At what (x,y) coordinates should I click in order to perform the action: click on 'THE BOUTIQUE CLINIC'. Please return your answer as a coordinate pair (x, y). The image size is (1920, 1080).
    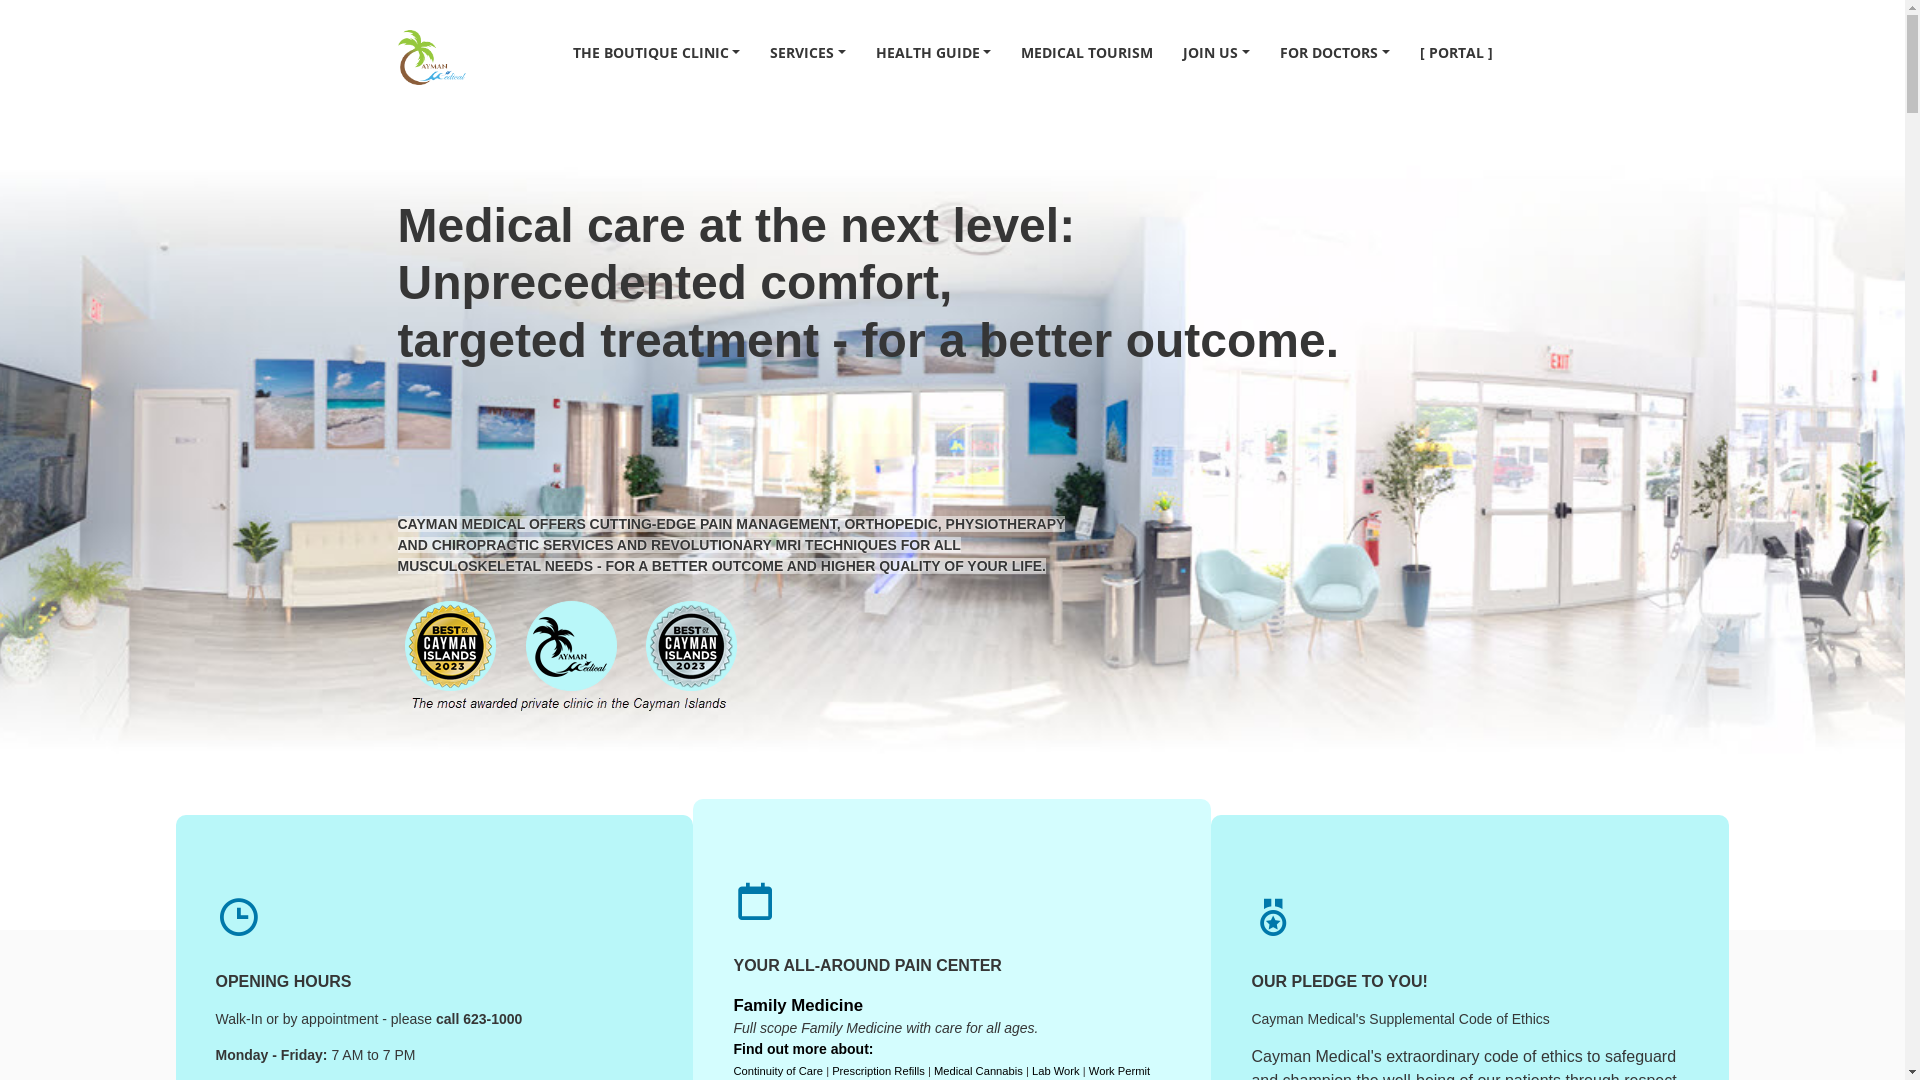
    Looking at the image, I should click on (657, 51).